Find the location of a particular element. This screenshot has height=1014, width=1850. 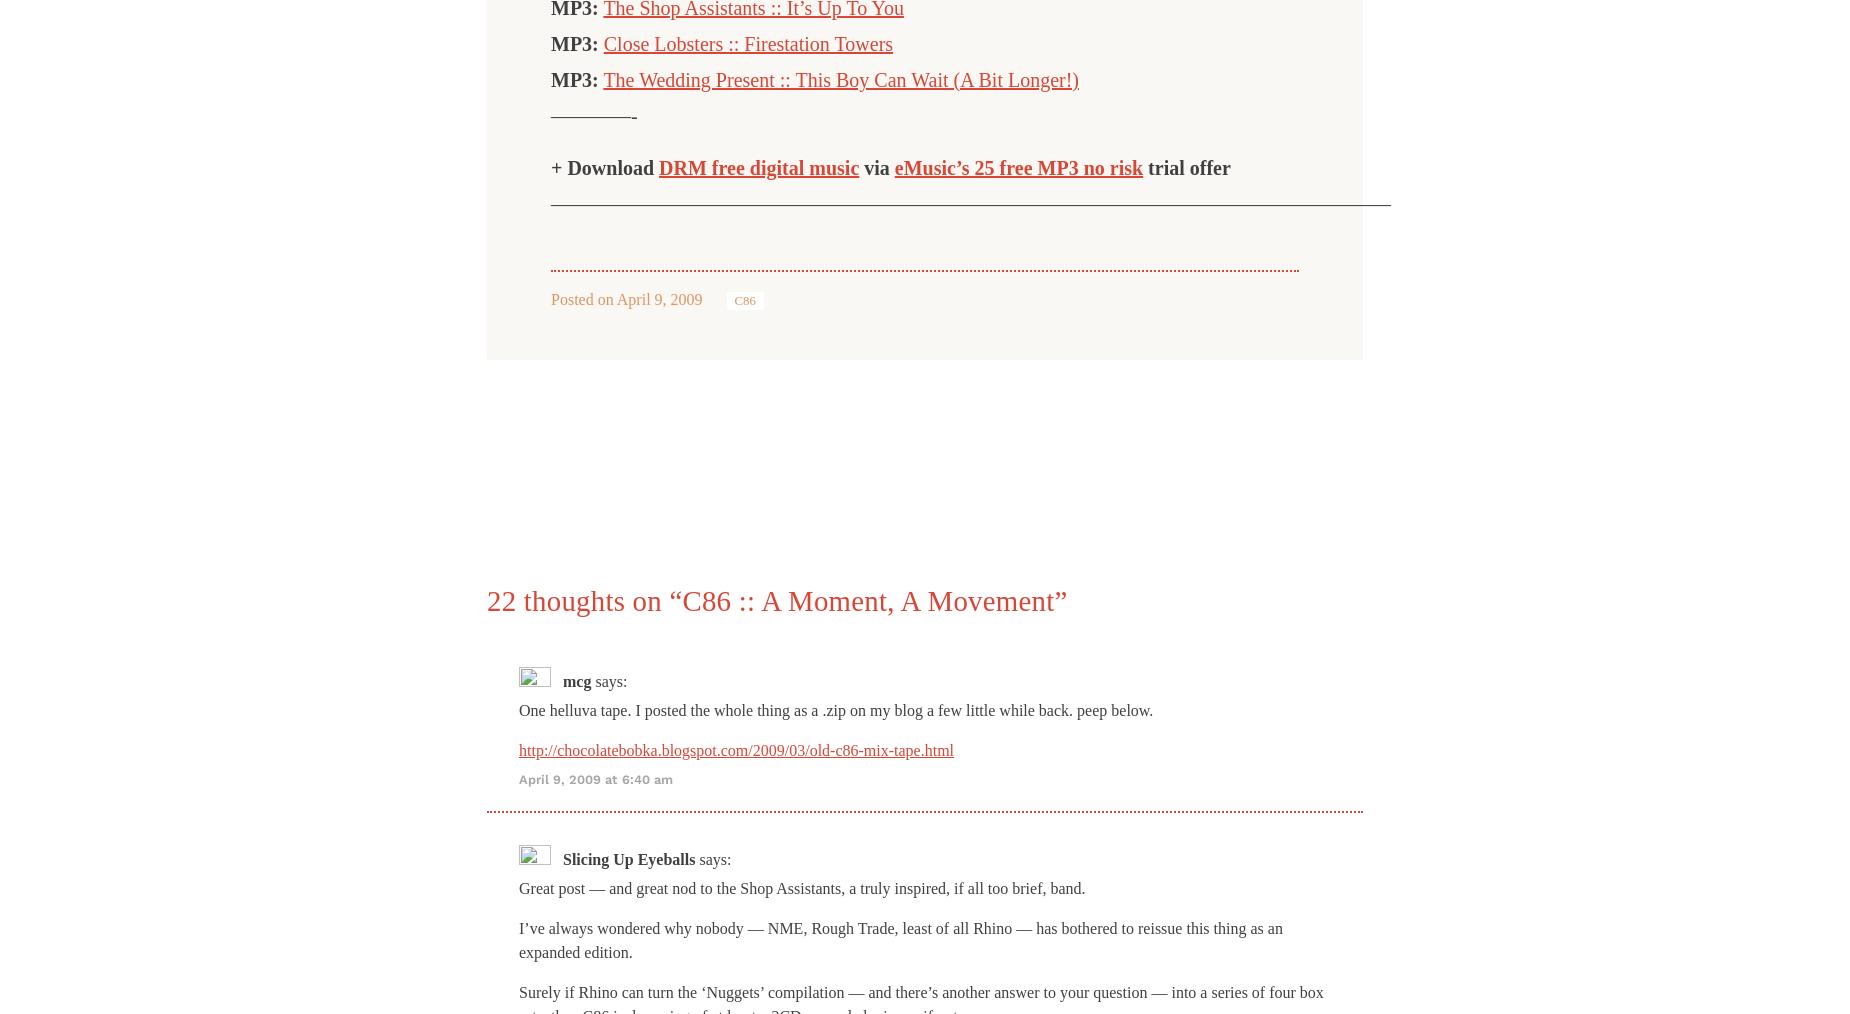

'eMusic’s 25 free MP3 no risk' is located at coordinates (1017, 168).